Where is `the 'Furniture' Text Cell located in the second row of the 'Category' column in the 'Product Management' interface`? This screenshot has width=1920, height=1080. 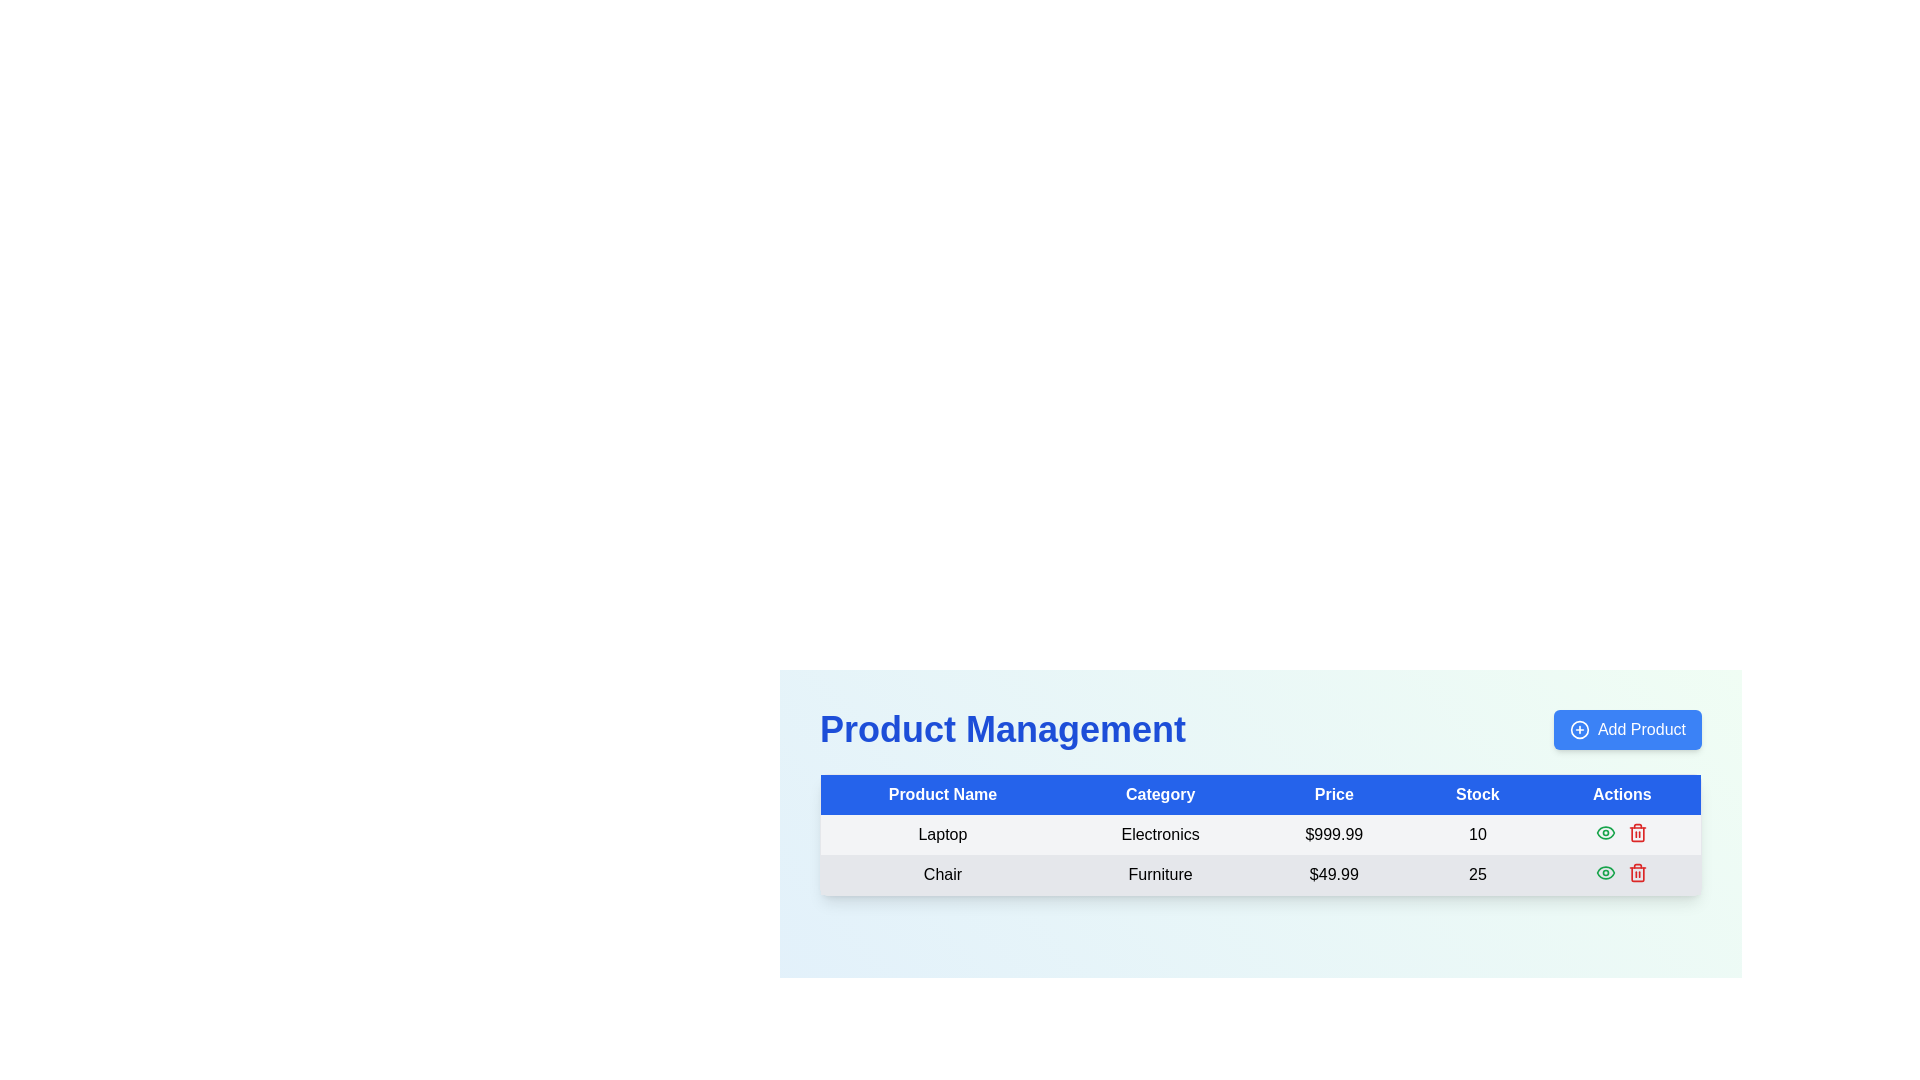 the 'Furniture' Text Cell located in the second row of the 'Category' column in the 'Product Management' interface is located at coordinates (1160, 874).